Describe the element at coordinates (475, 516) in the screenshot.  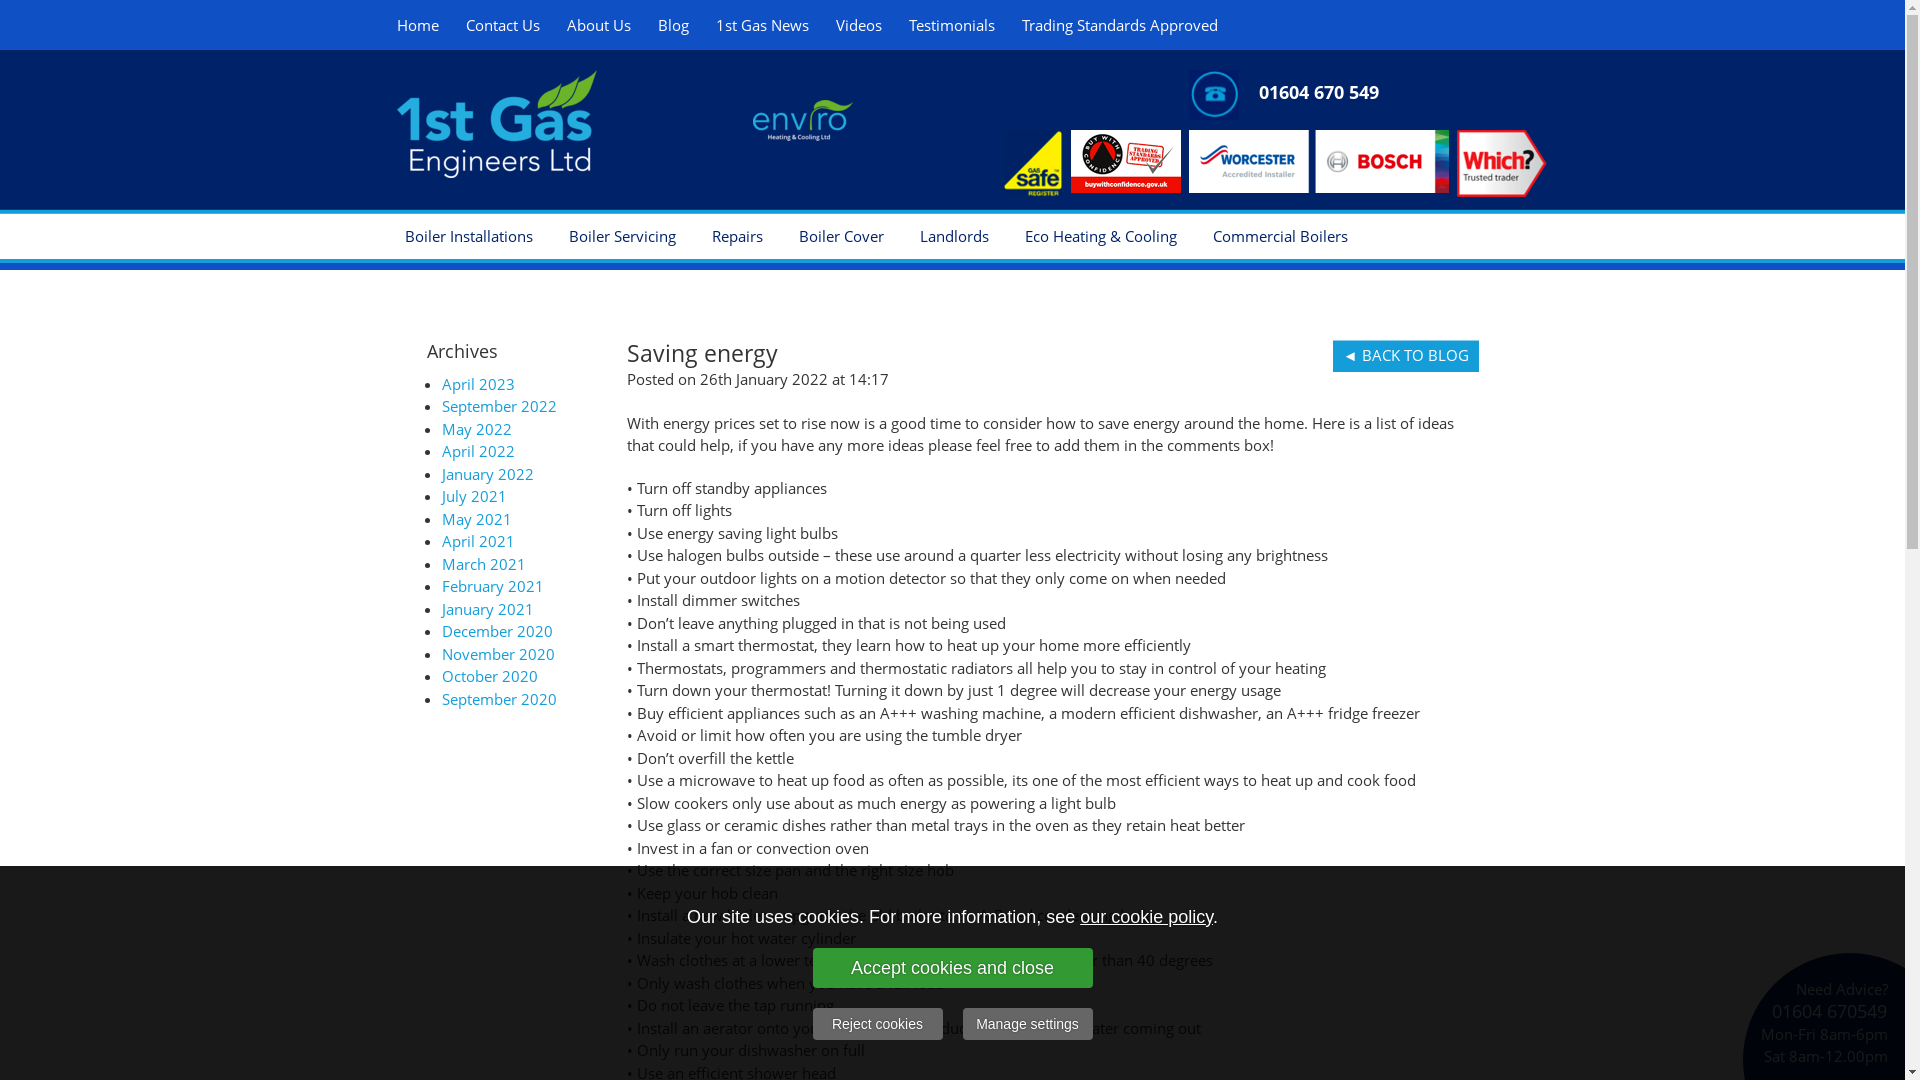
I see `'May 2021'` at that location.